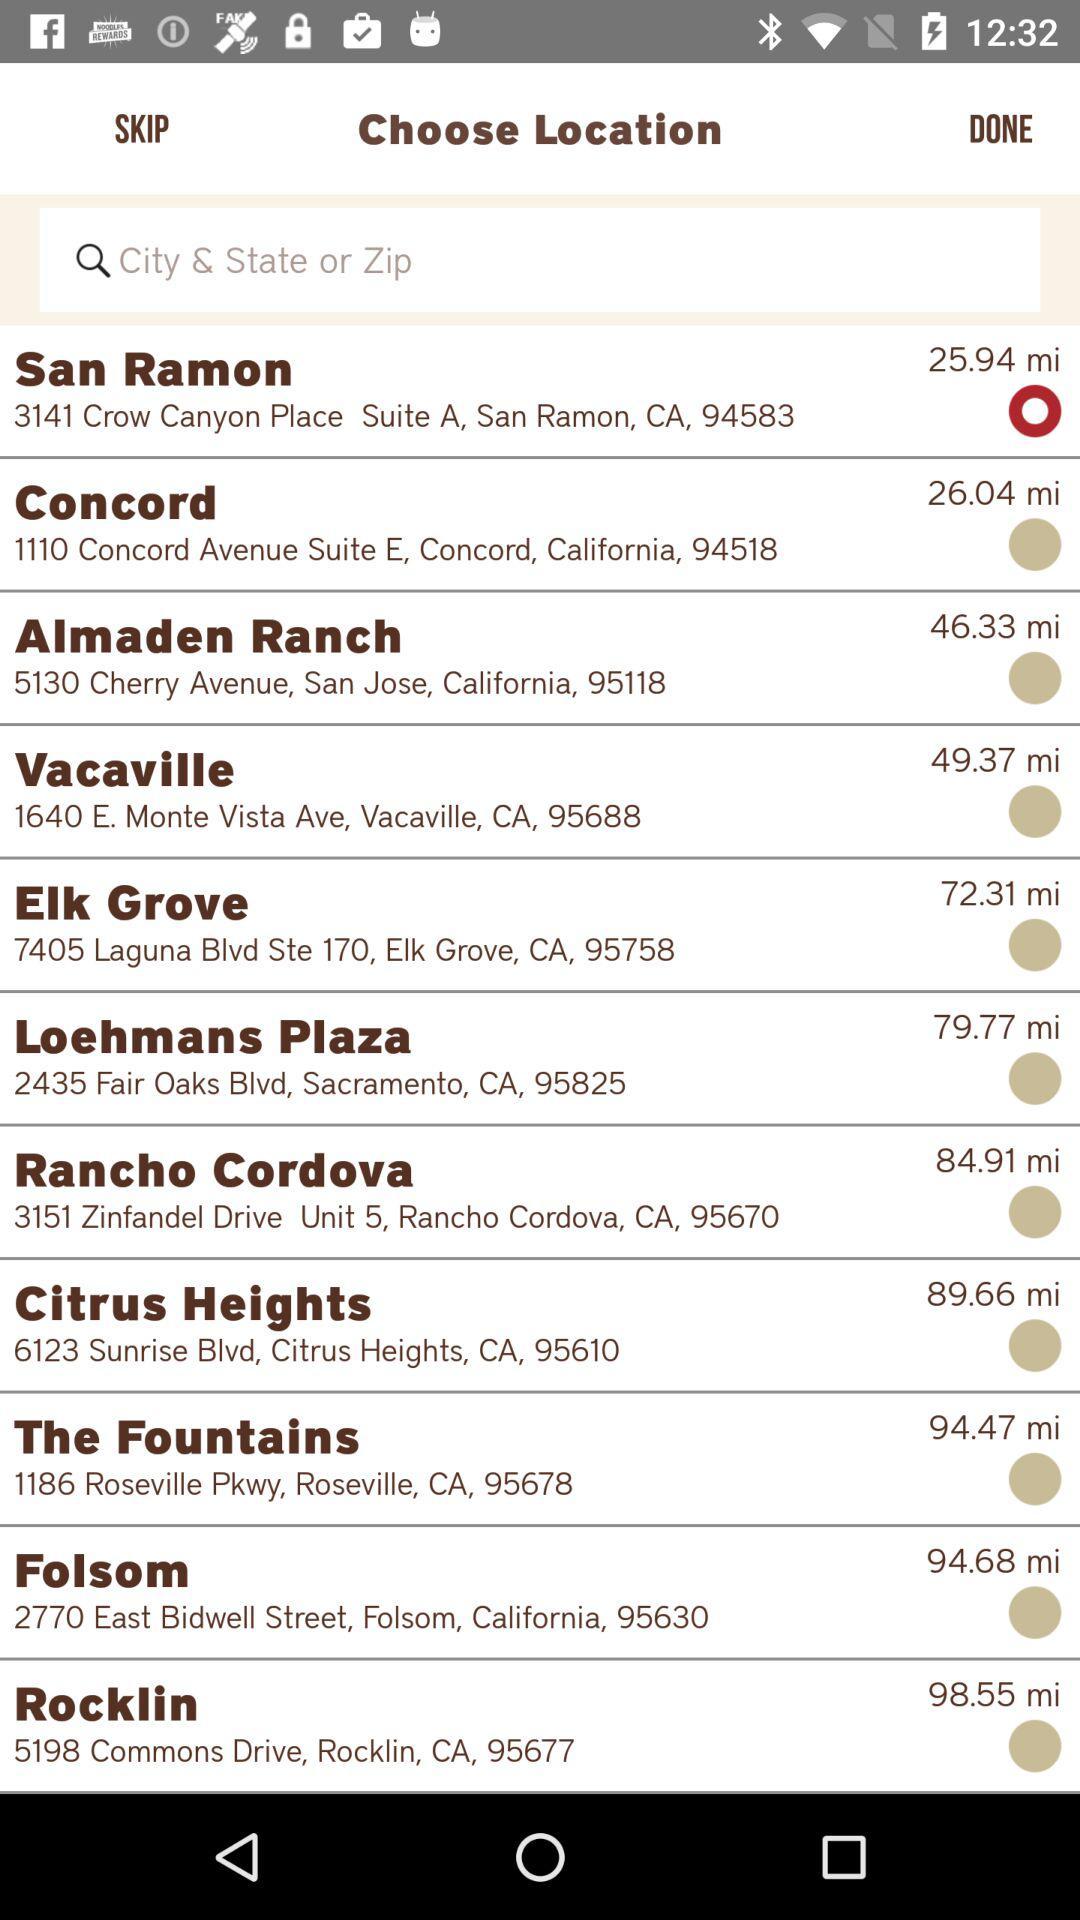  What do you see at coordinates (994, 1693) in the screenshot?
I see `98.55 mi` at bounding box center [994, 1693].